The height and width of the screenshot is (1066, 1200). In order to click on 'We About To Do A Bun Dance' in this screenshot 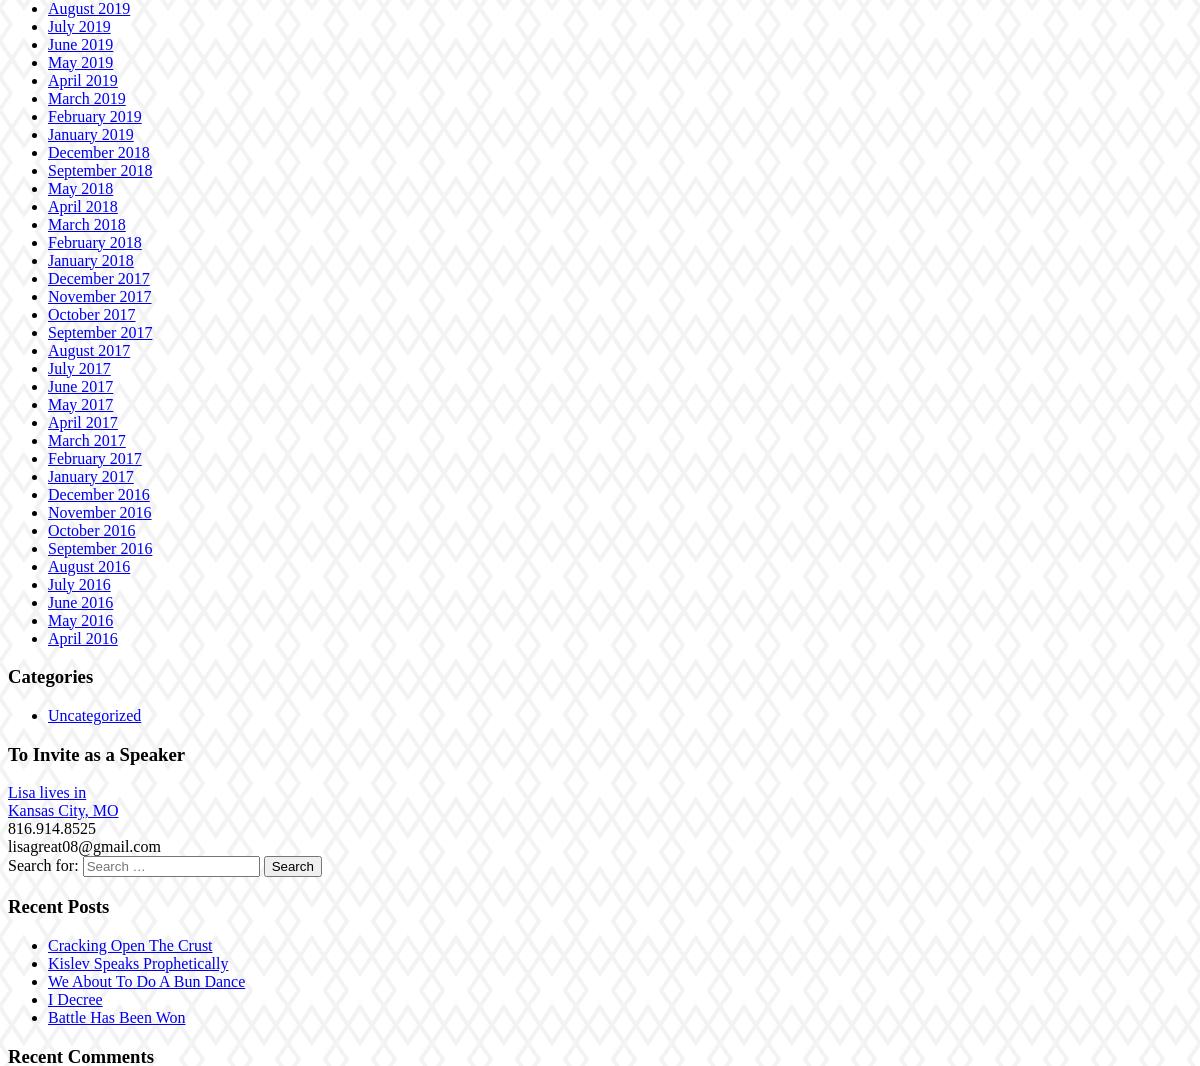, I will do `click(146, 980)`.